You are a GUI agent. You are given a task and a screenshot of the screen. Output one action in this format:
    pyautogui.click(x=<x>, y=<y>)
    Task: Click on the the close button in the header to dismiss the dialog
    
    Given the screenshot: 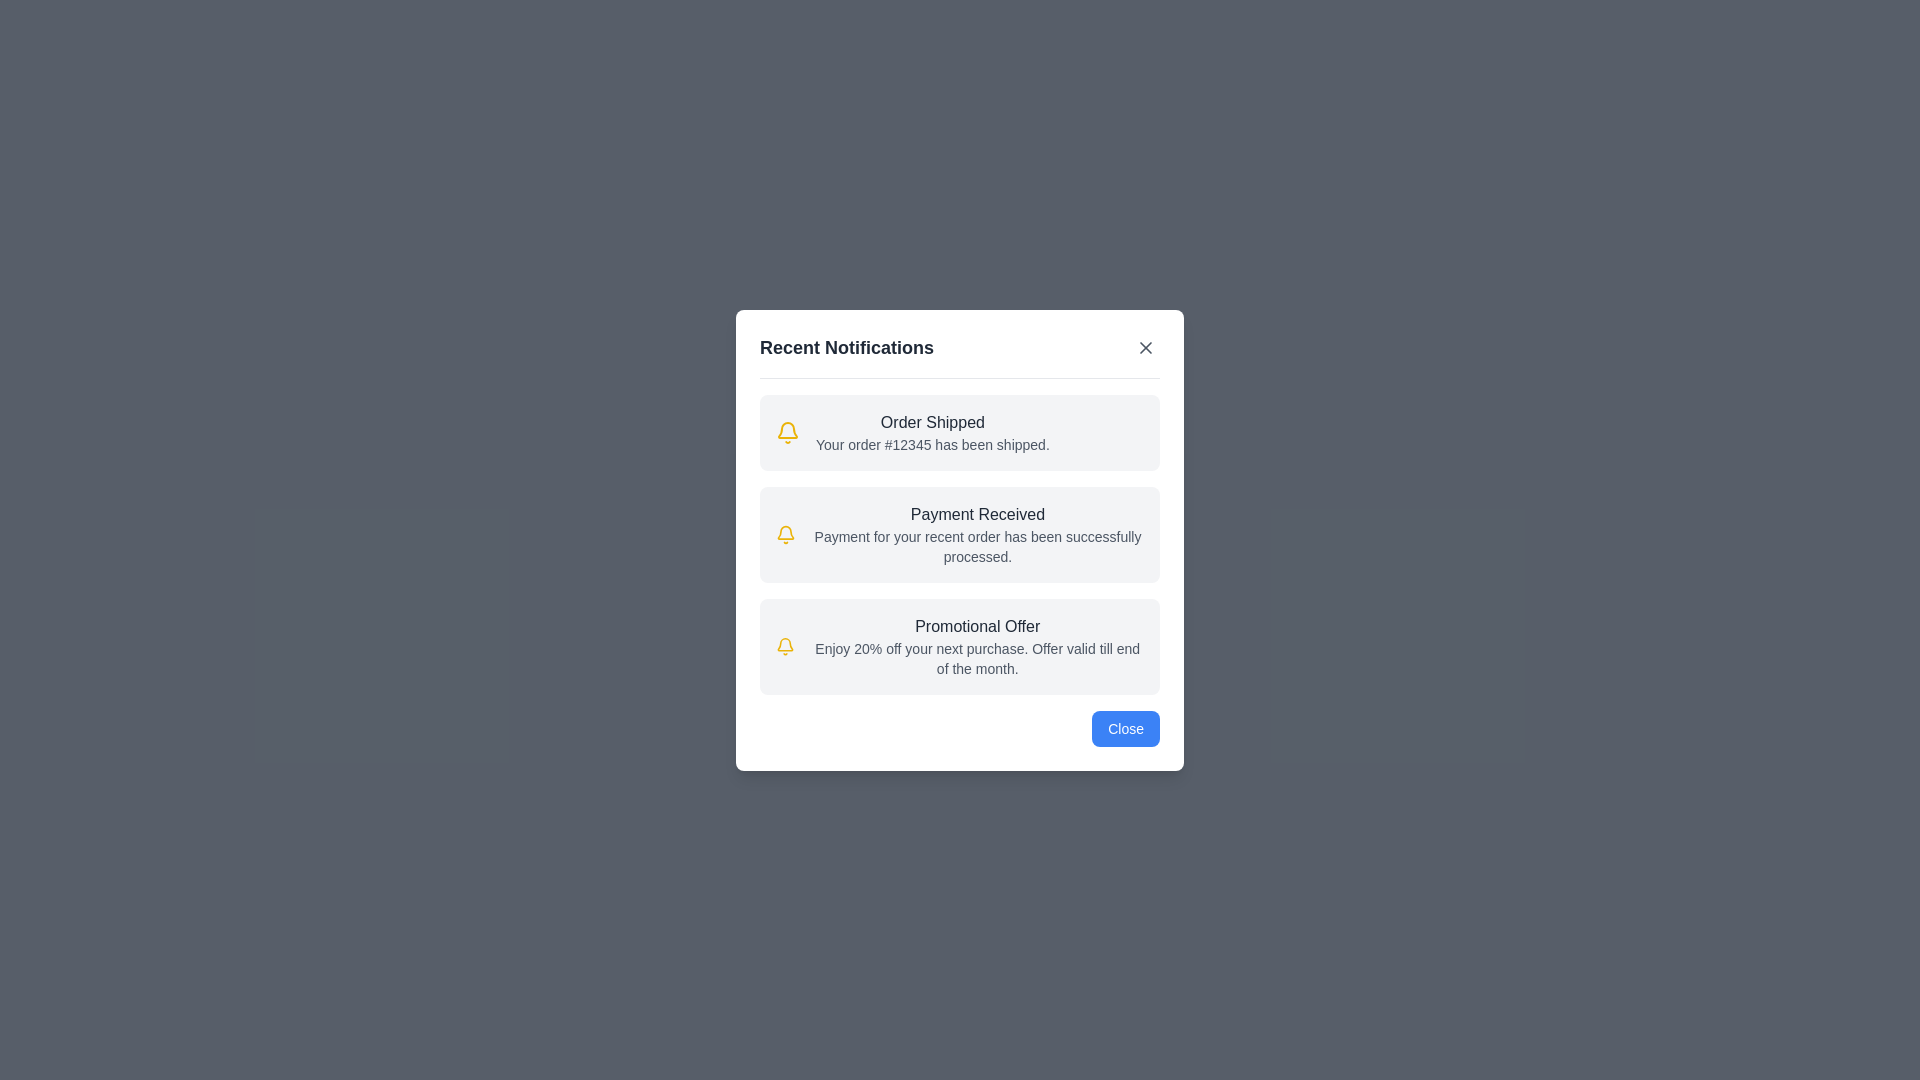 What is the action you would take?
    pyautogui.click(x=1146, y=346)
    